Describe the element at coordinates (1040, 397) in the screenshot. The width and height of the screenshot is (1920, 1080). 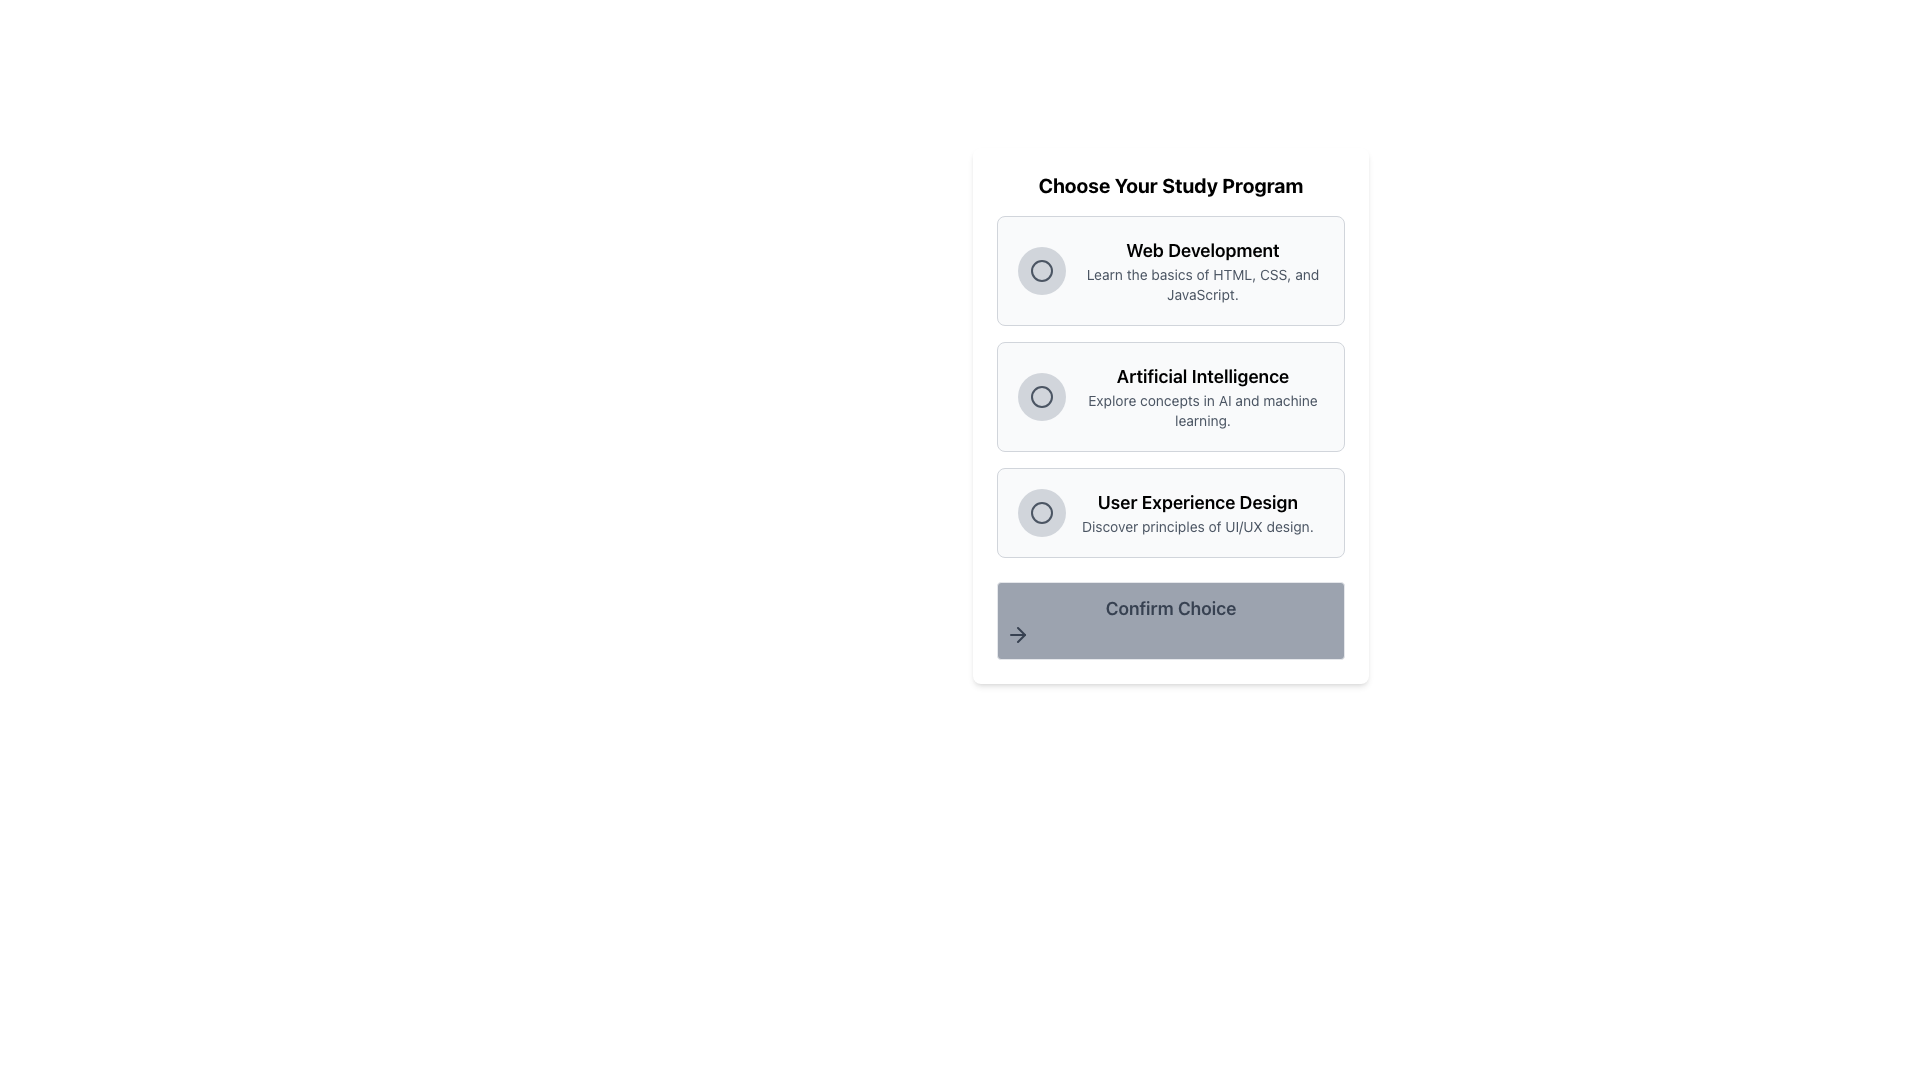
I see `the radio button icon located to the left of the 'Artificial Intelligence' option label` at that location.